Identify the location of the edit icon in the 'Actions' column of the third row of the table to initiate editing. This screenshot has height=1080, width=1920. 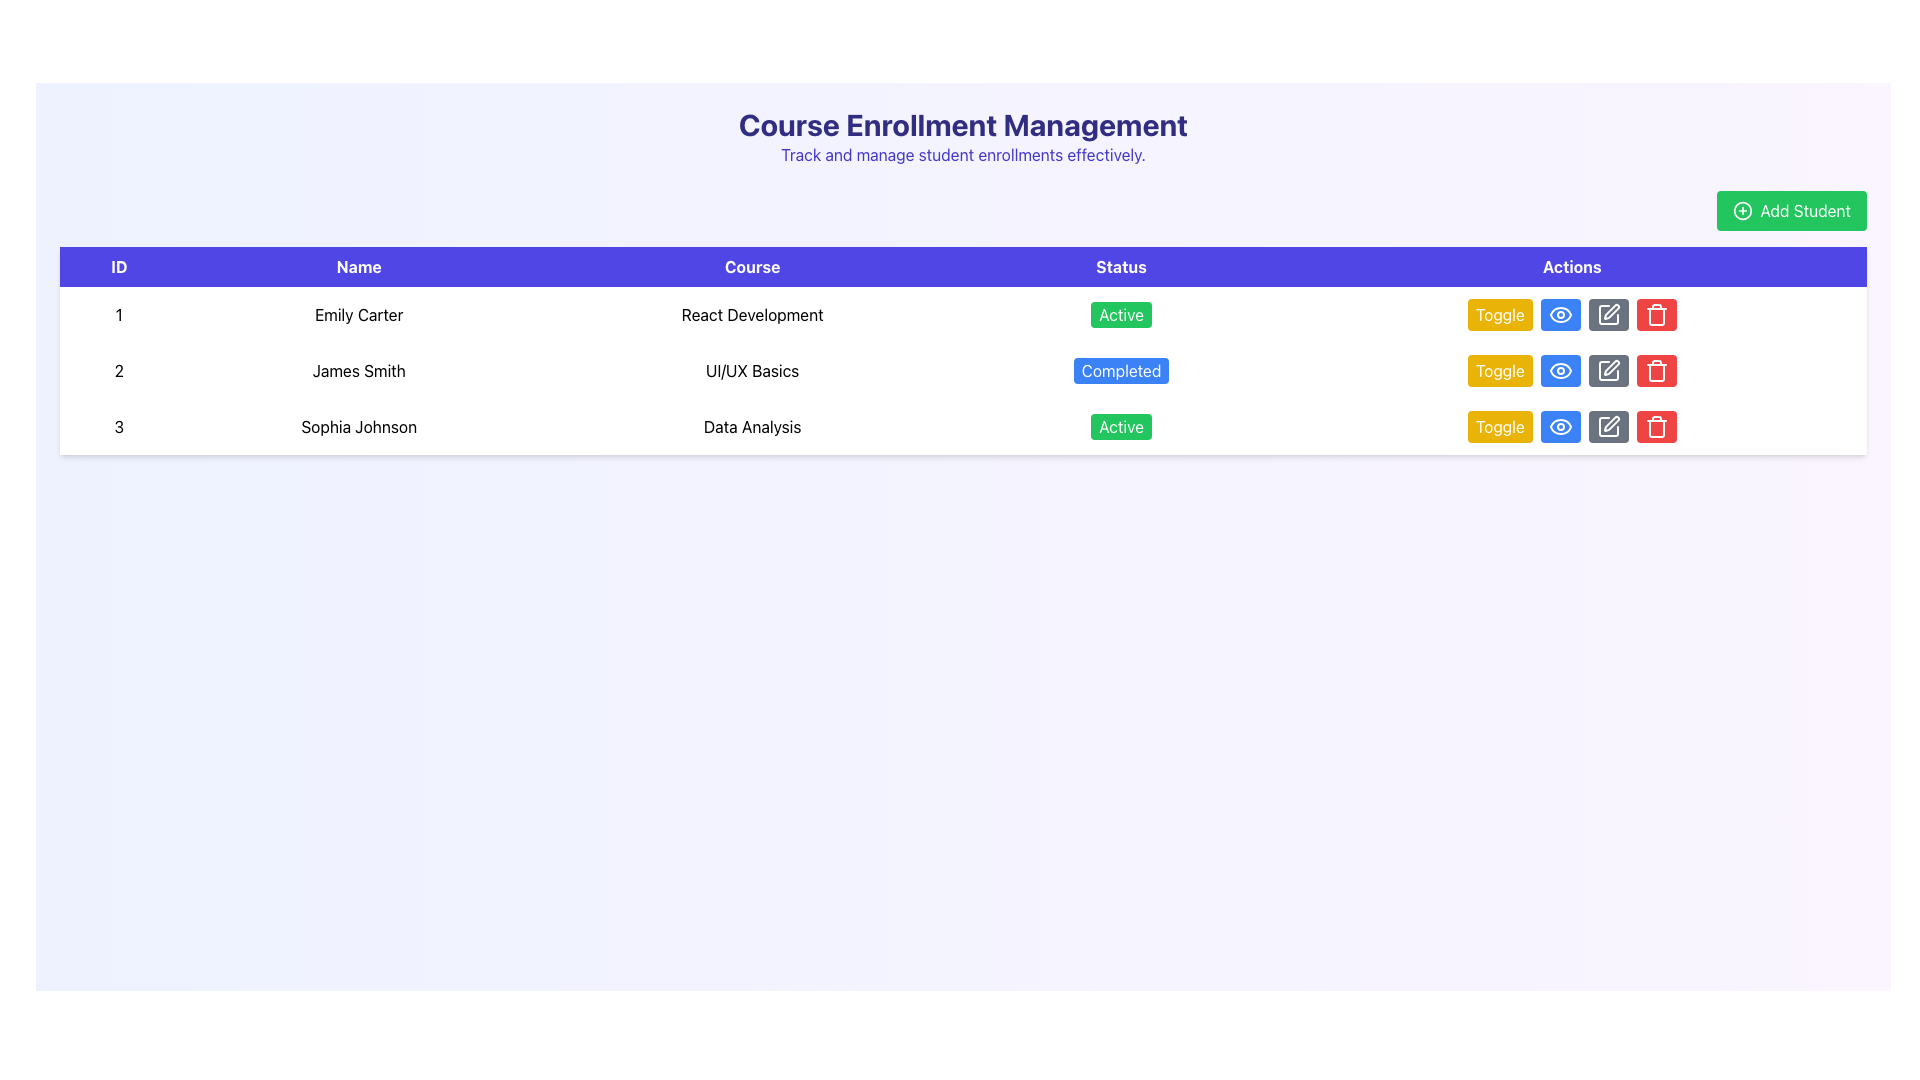
(1608, 315).